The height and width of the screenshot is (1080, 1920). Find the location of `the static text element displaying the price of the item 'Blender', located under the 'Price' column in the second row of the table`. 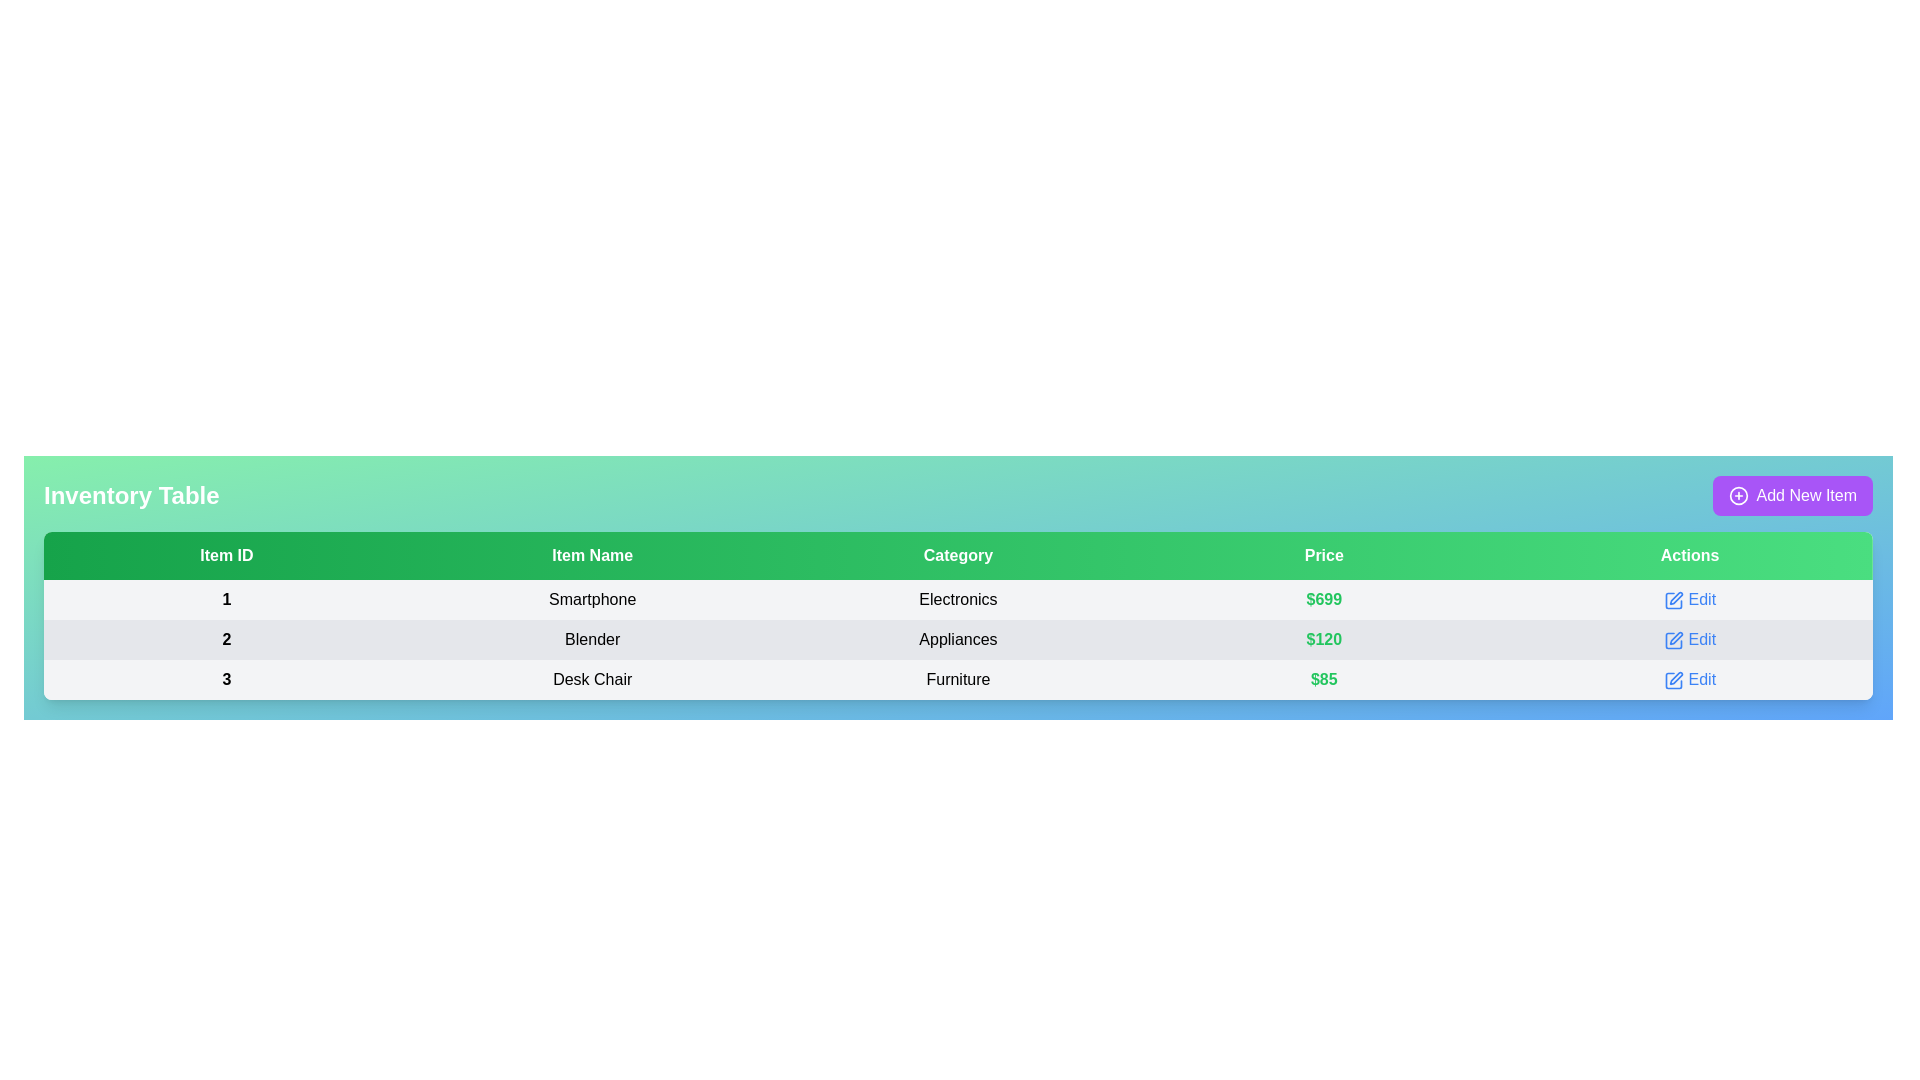

the static text element displaying the price of the item 'Blender', located under the 'Price' column in the second row of the table is located at coordinates (1324, 640).